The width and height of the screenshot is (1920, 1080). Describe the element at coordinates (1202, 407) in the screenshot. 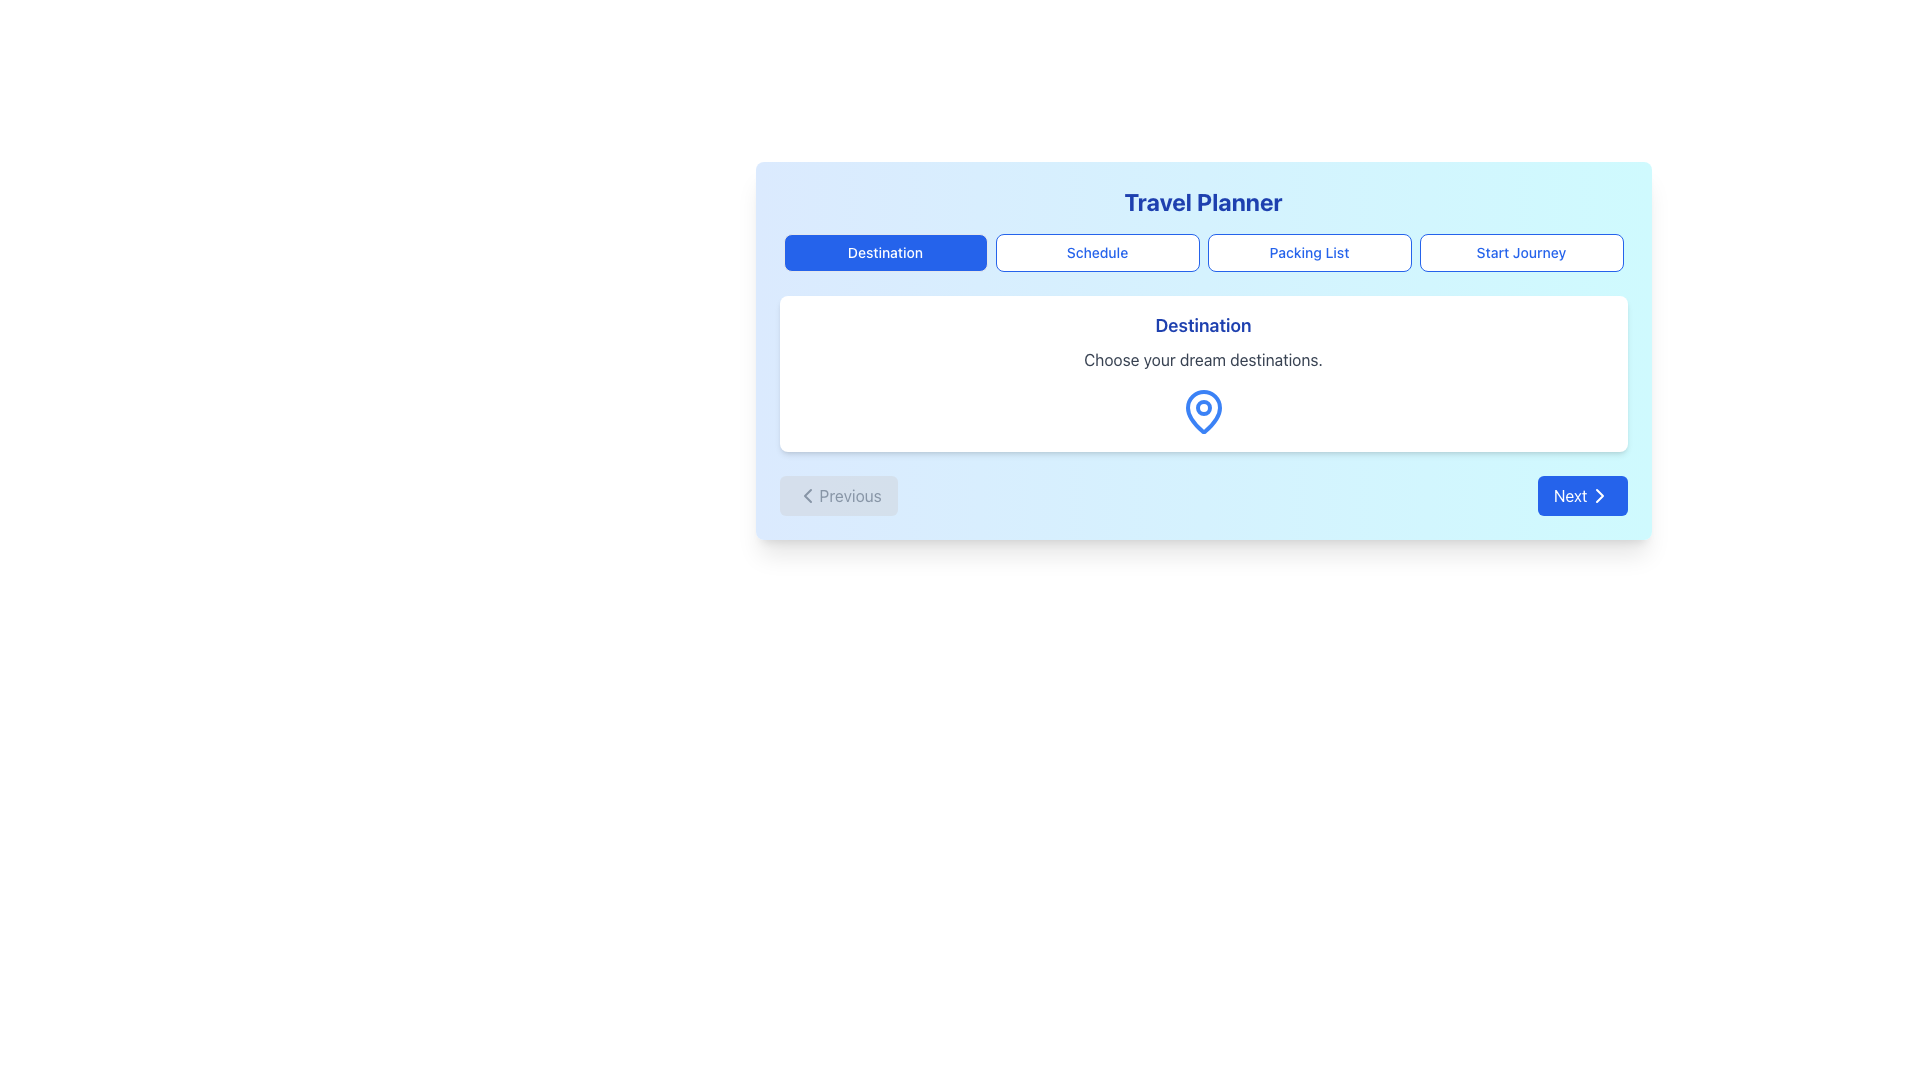

I see `the small SVG circle that is part of the location pin icon, positioned at the center of the 'Destination' content box` at that location.